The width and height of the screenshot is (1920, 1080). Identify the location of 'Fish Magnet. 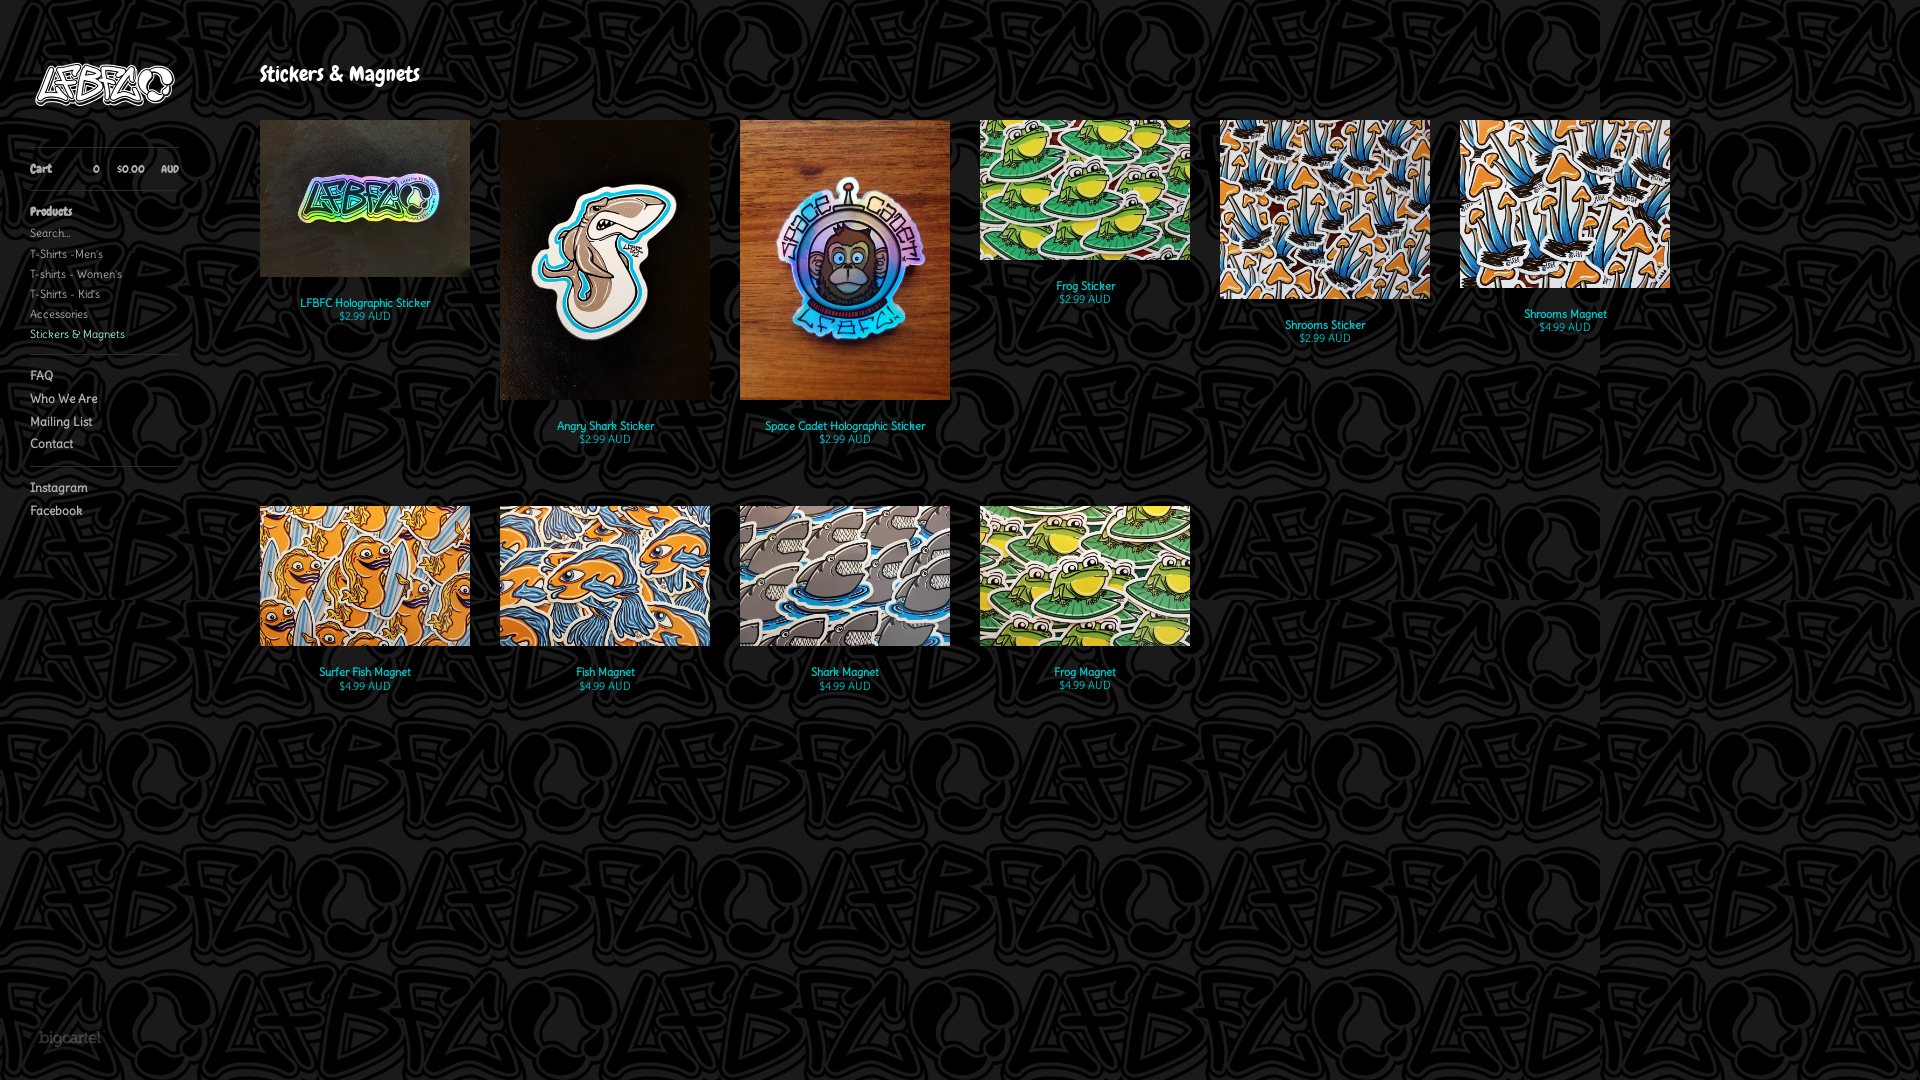
(603, 612).